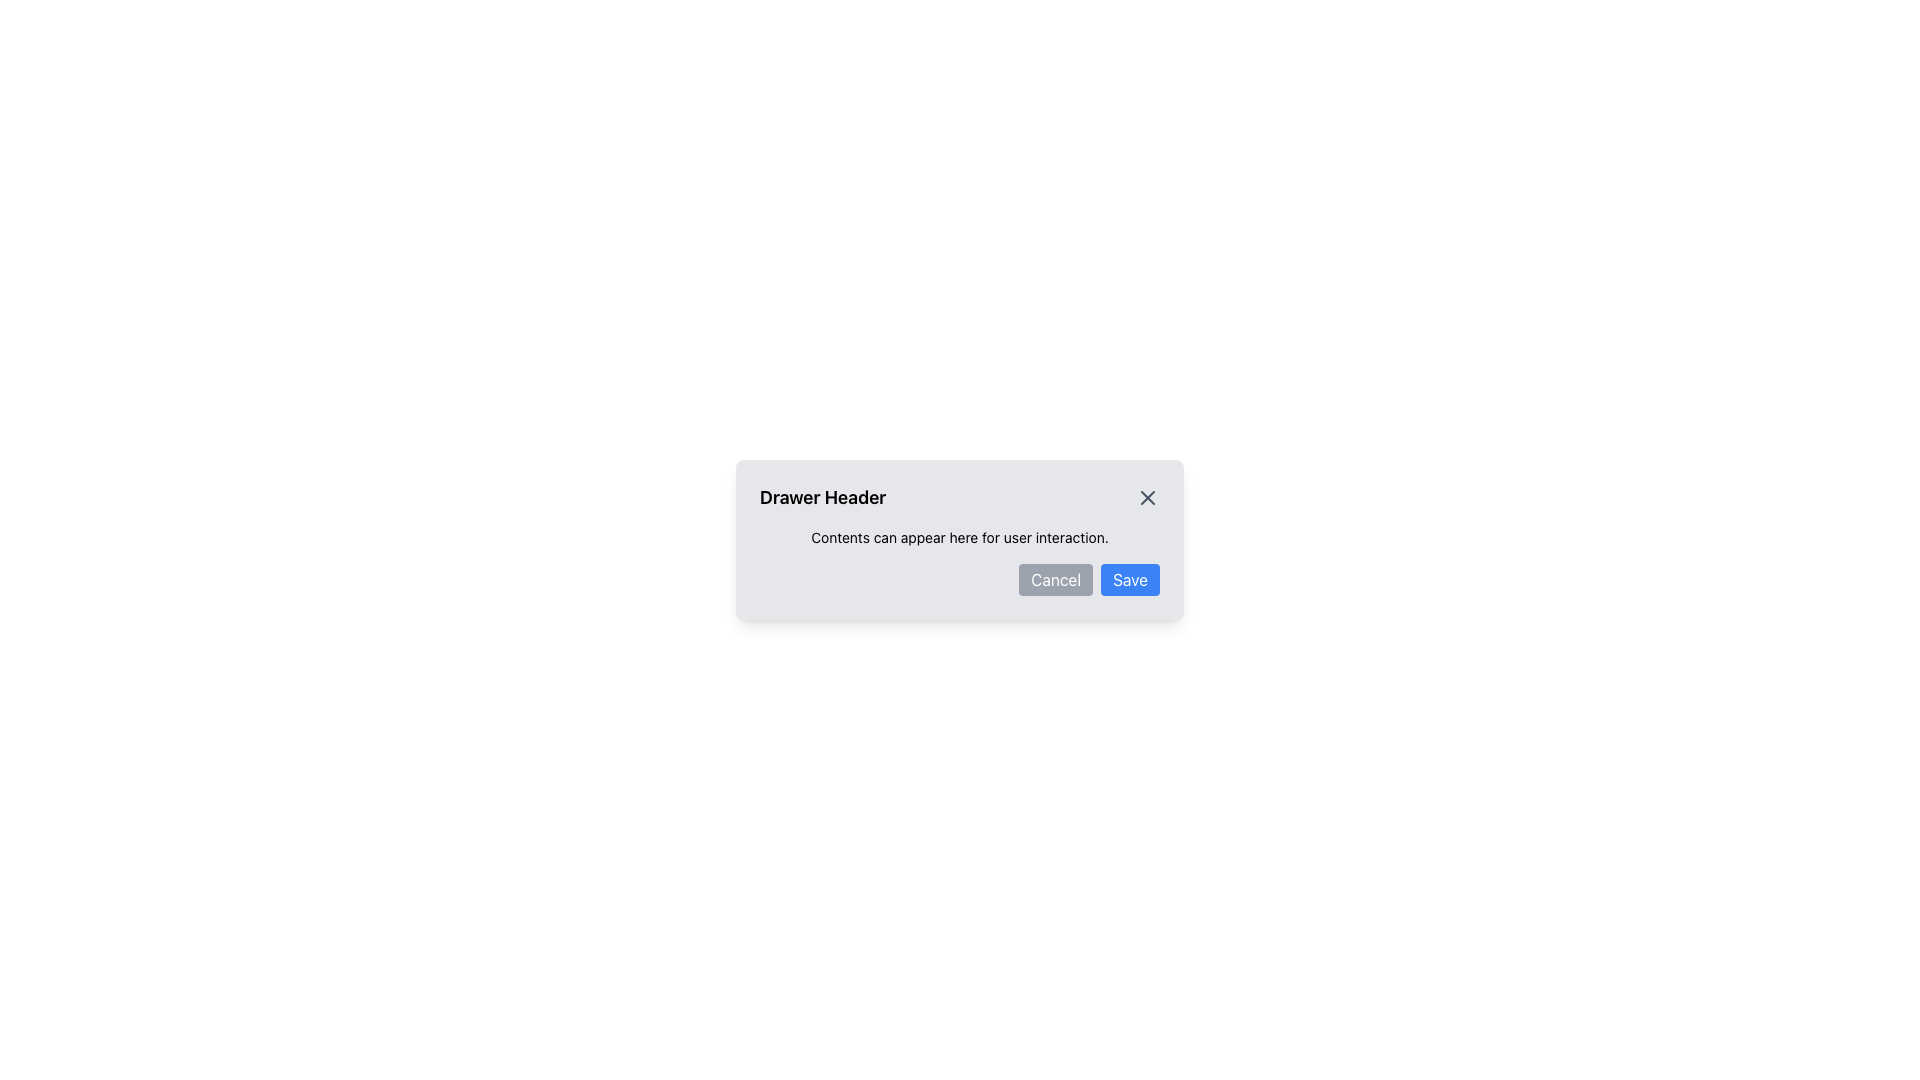 This screenshot has width=1920, height=1080. I want to click on the close button represented by a grayish 'X' symbol located at the top-right corner of the 'Drawer Header' section, so click(1147, 496).